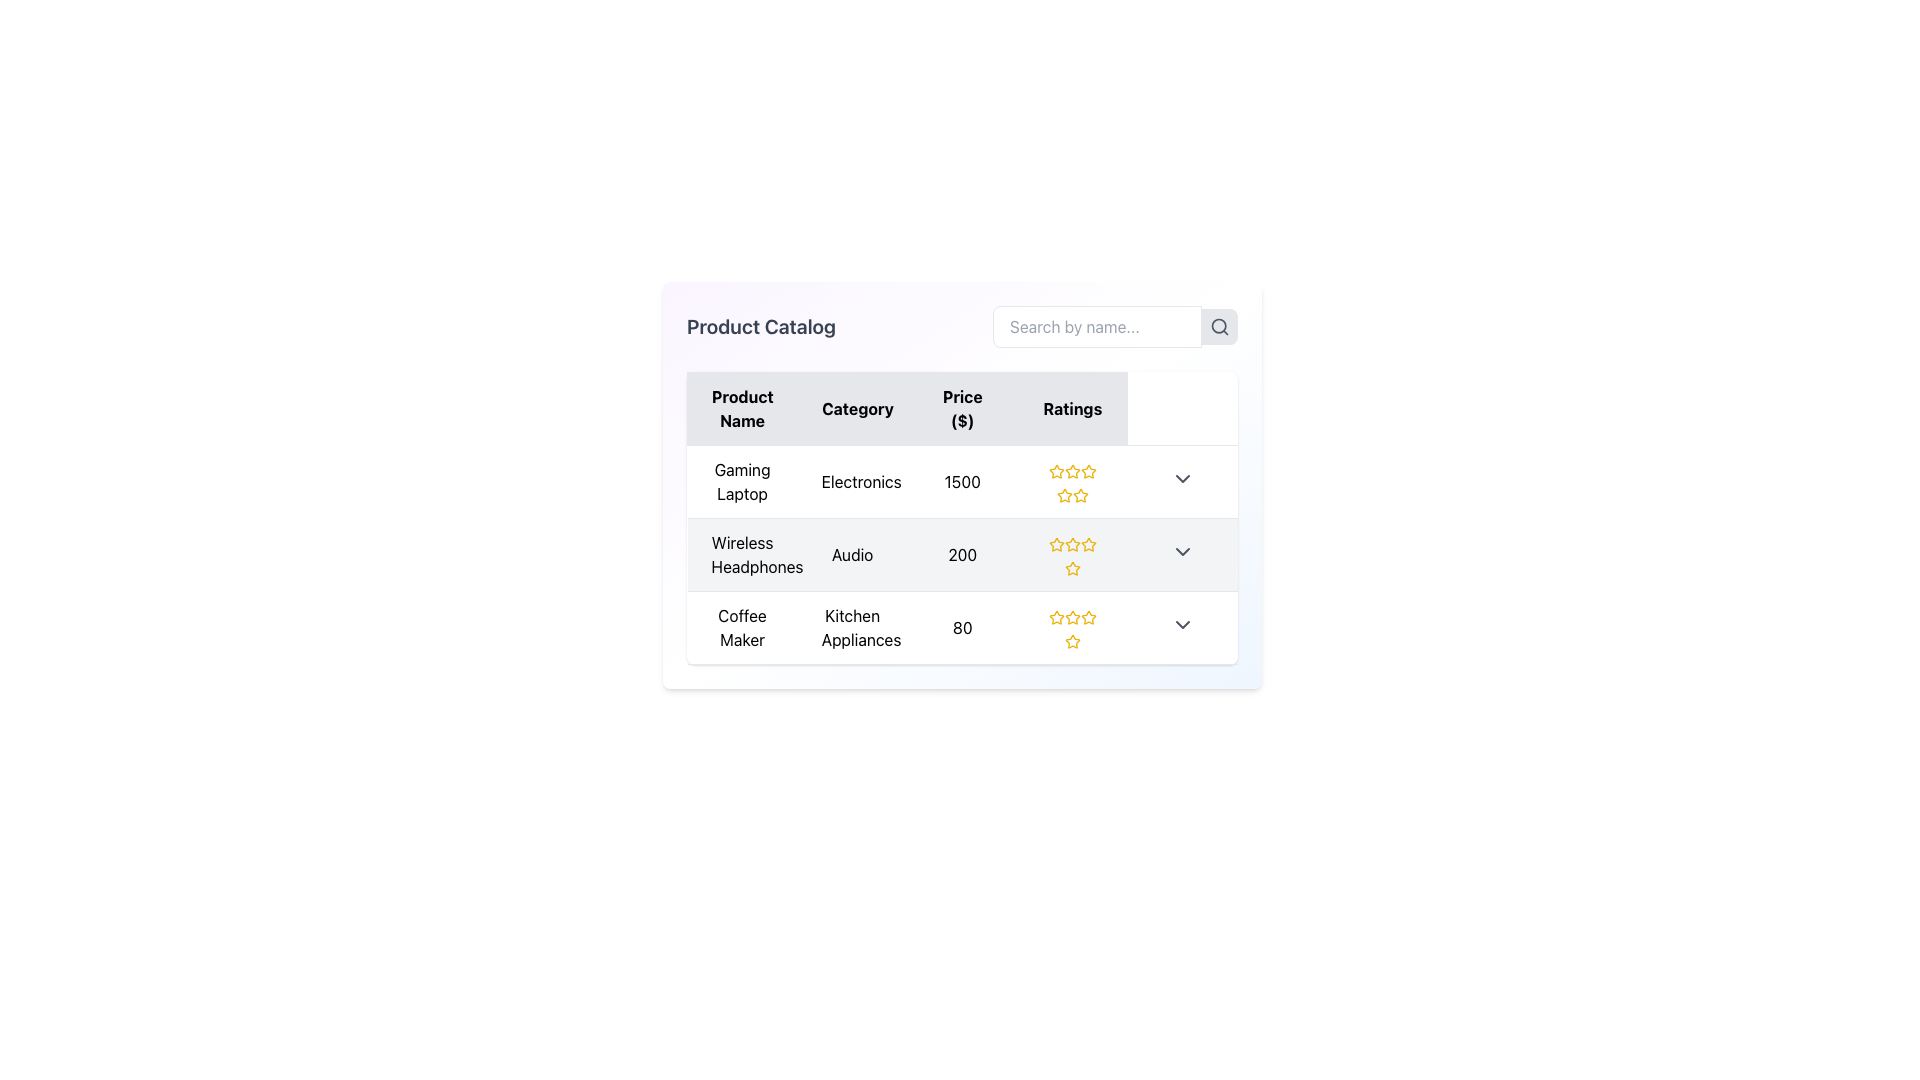  Describe the element at coordinates (1182, 627) in the screenshot. I see `the dropdown trigger icon in the last column of the row for 'Coffee Maker'` at that location.